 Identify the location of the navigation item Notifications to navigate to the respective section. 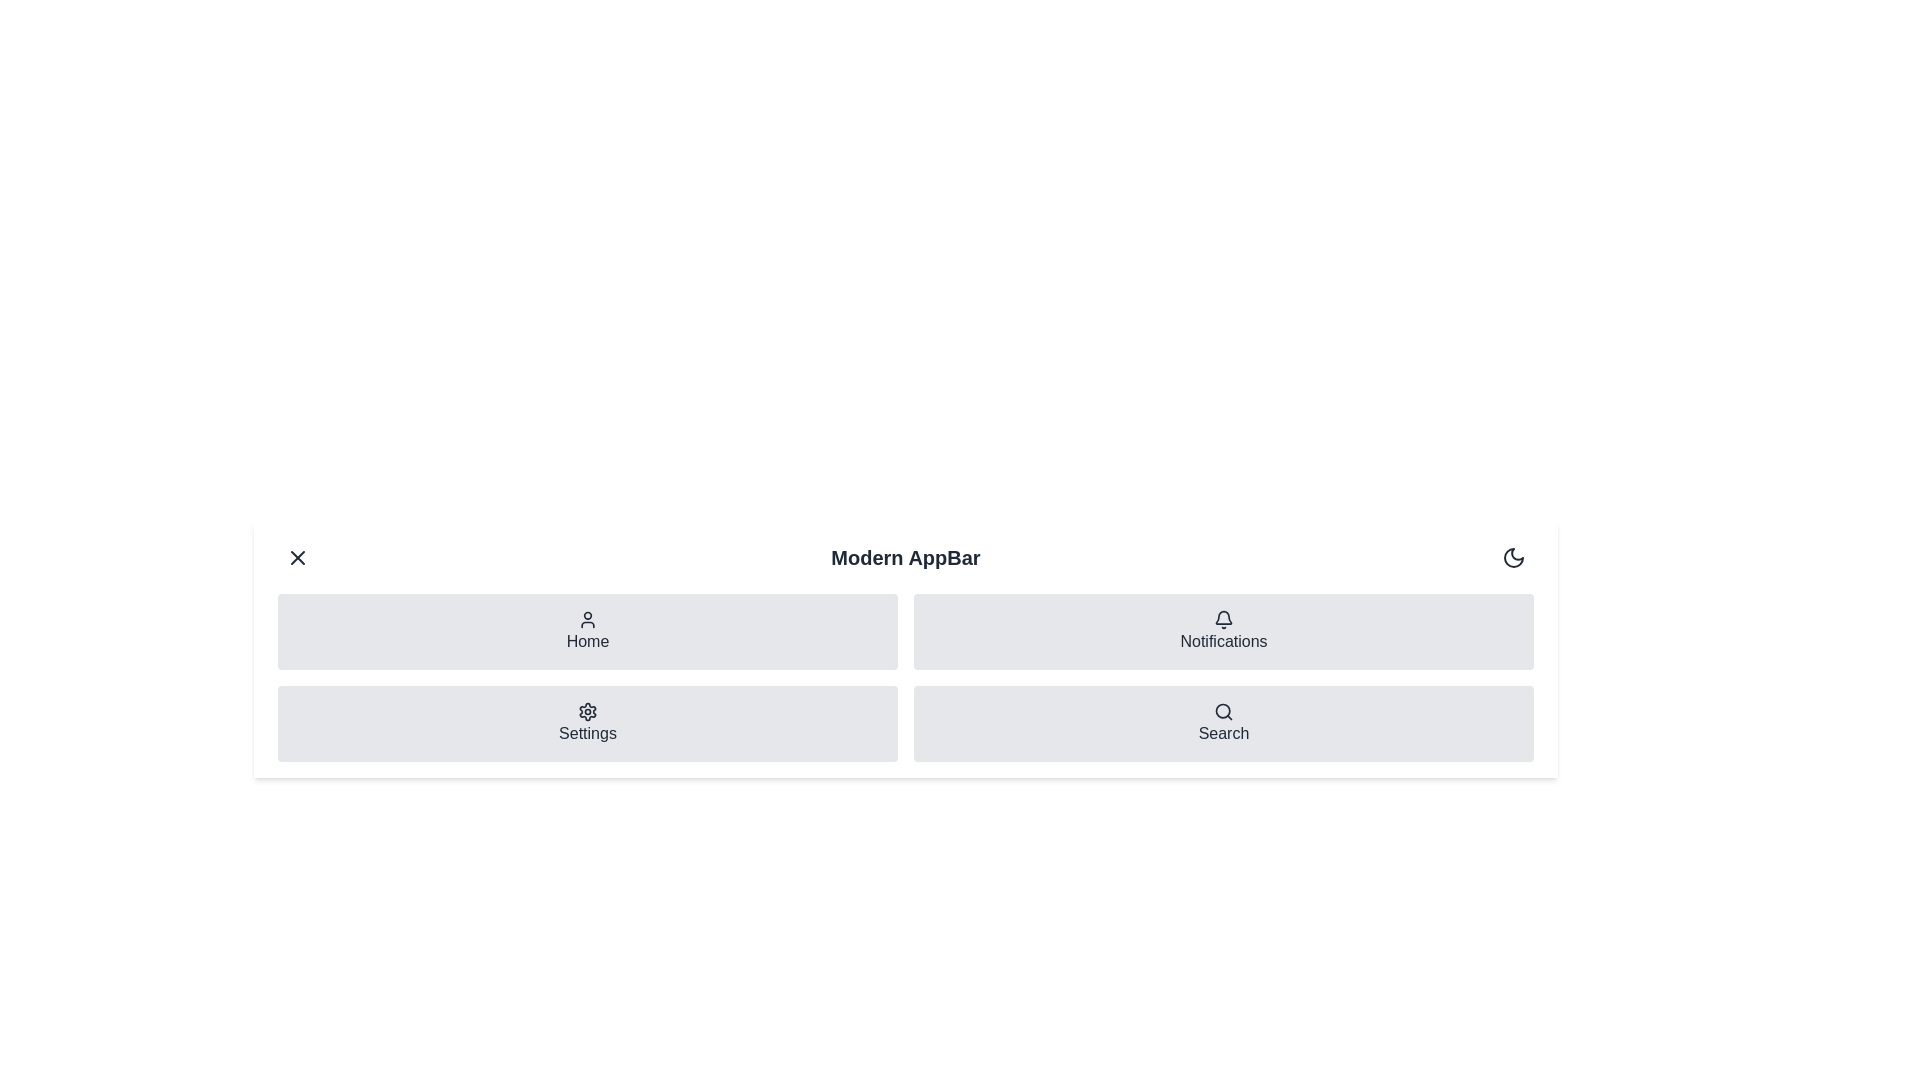
(1223, 632).